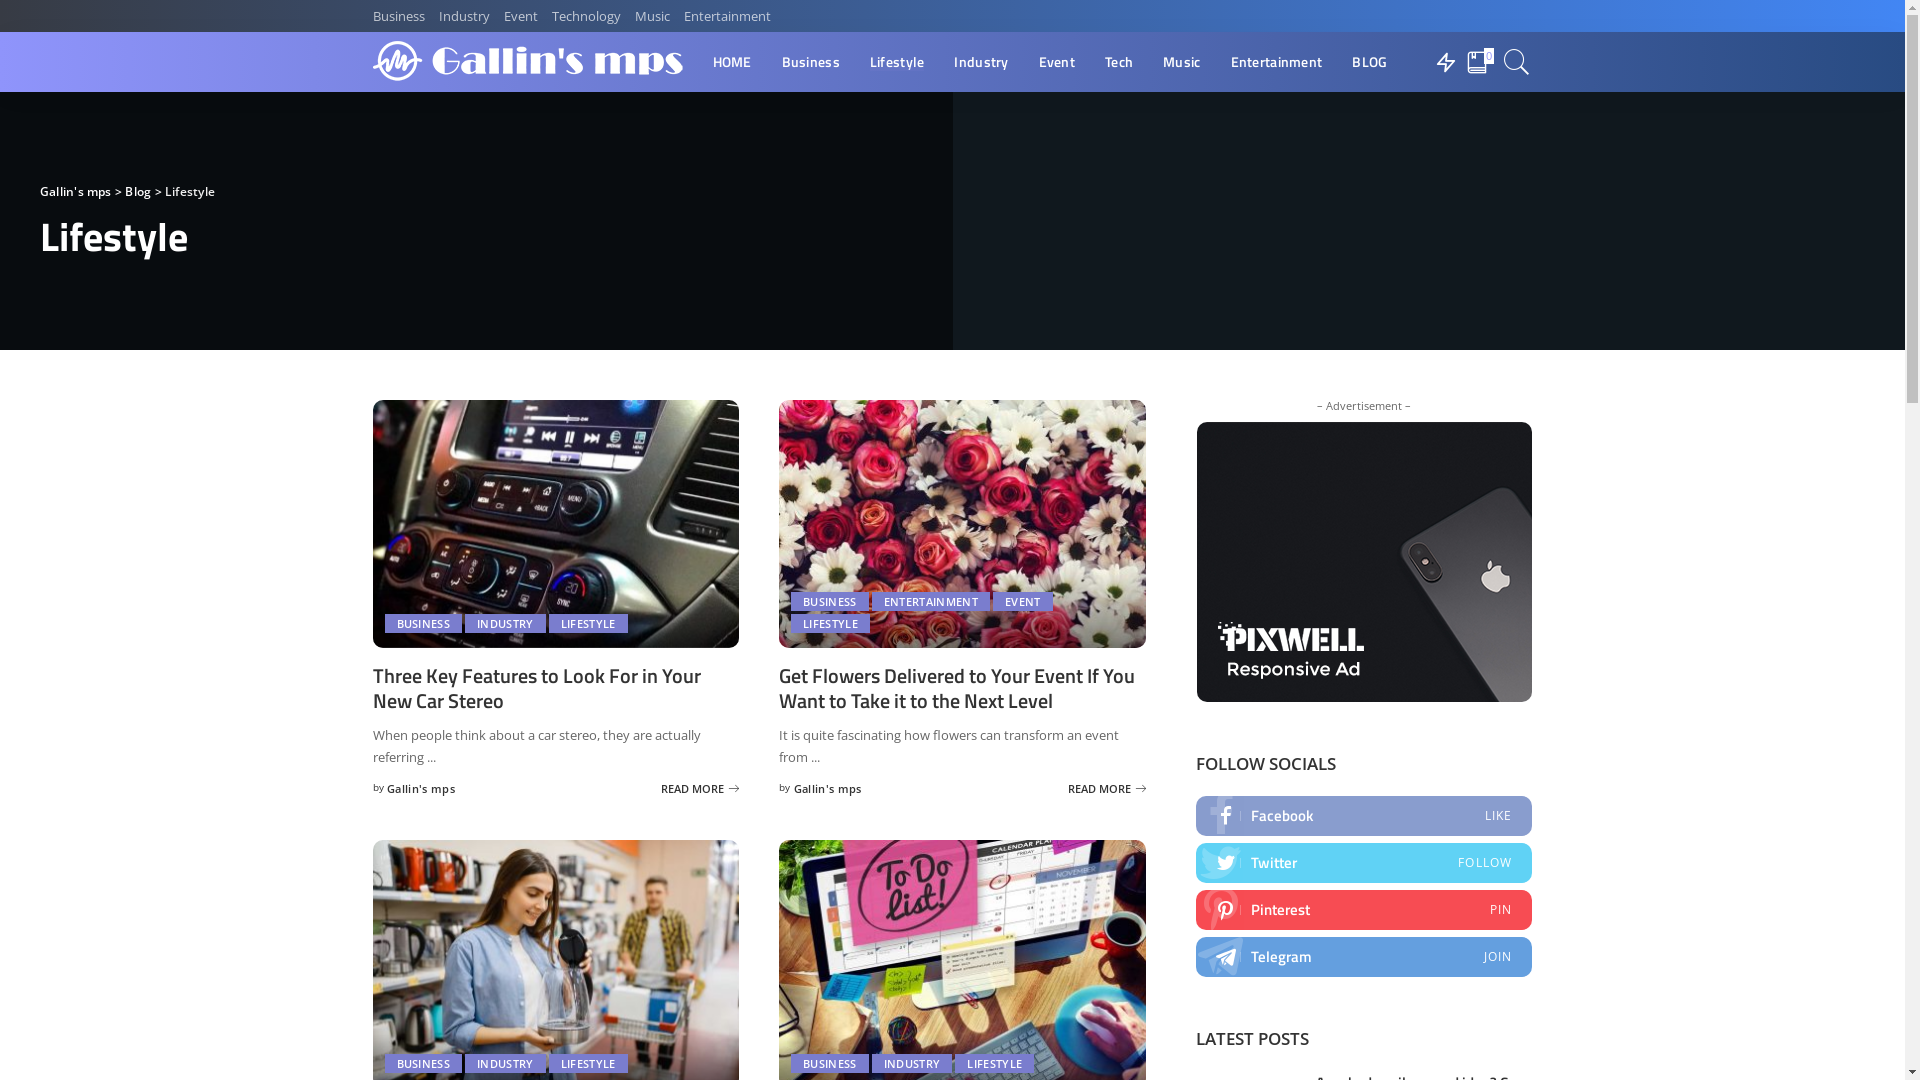 This screenshot has height=1080, width=1920. Describe the element at coordinates (584, 16) in the screenshot. I see `'Technology'` at that location.